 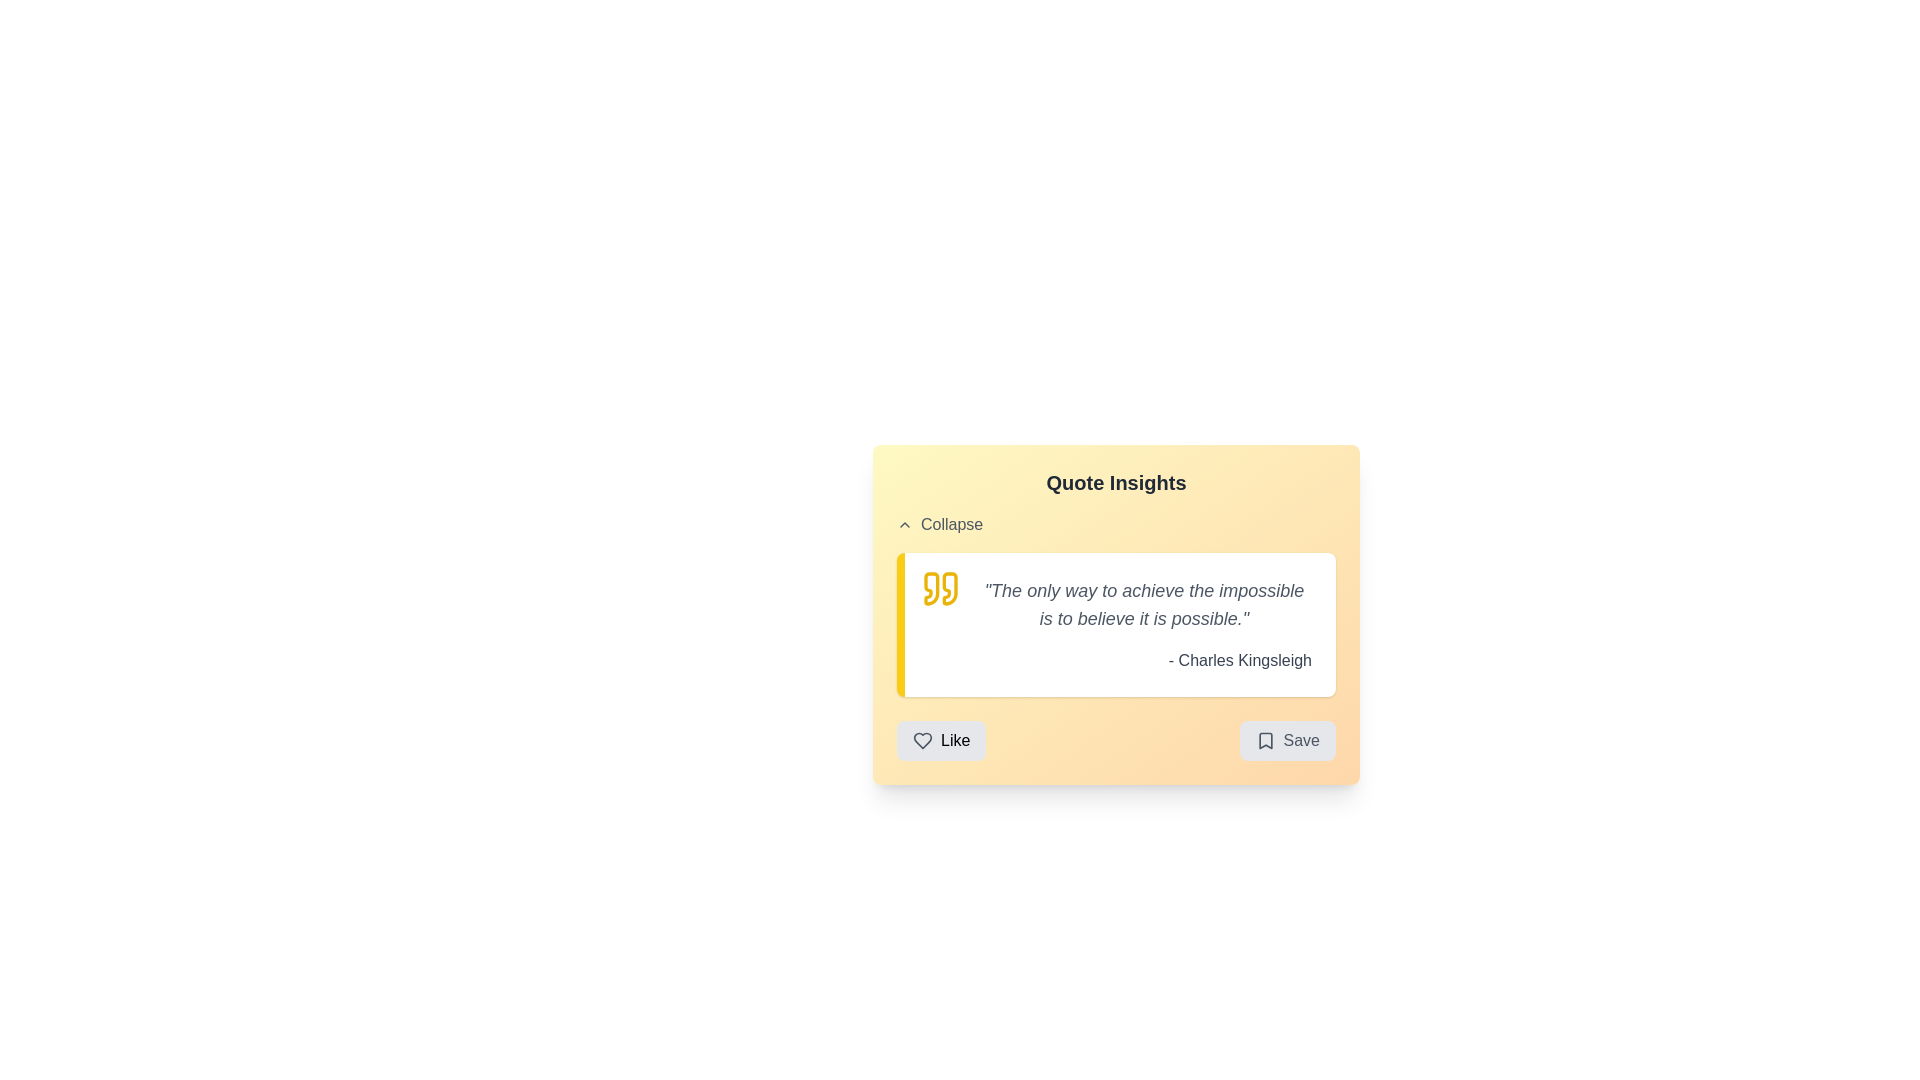 I want to click on the 'like' icon inside the 'Like' button located in the lower left corner of the quote card, so click(x=921, y=740).